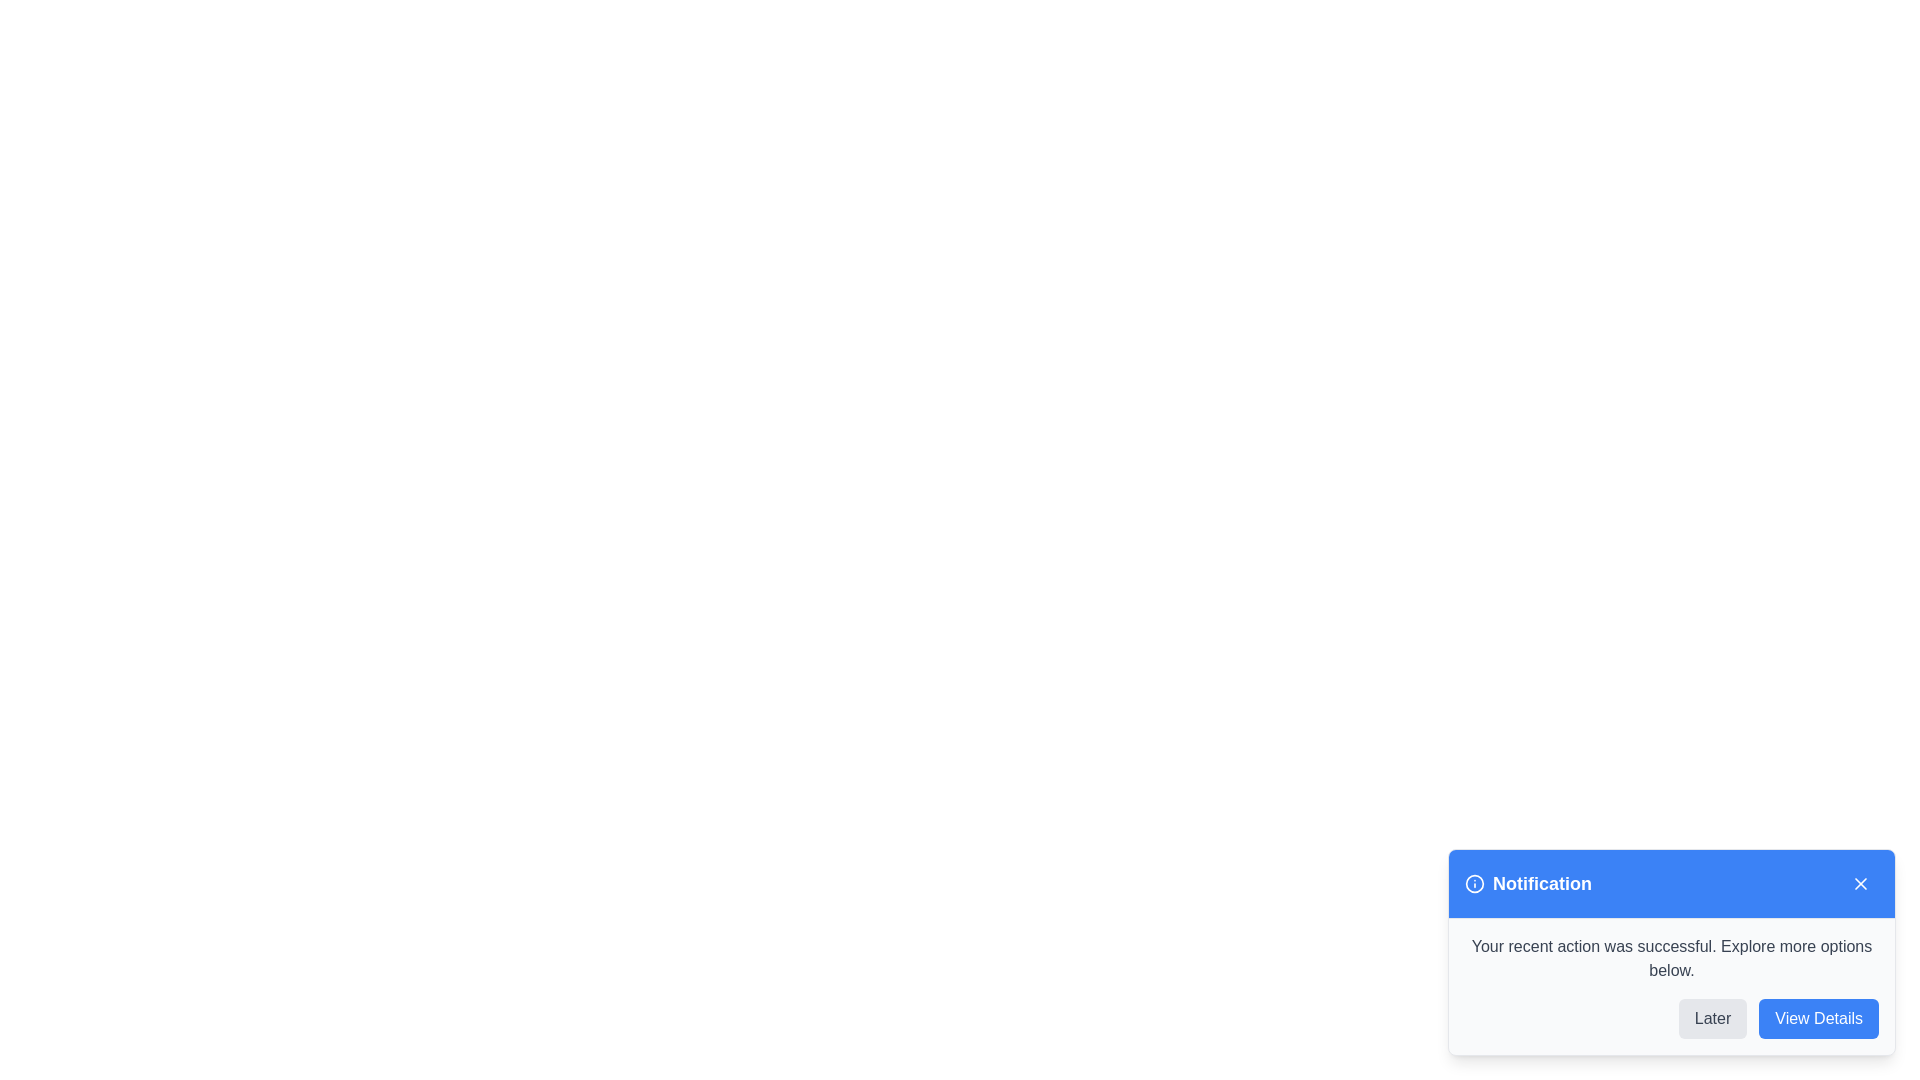 The image size is (1920, 1080). Describe the element at coordinates (1249, 852) in the screenshot. I see `the 'View Details' button on the Notification card located at the bottom-right side of the interface` at that location.